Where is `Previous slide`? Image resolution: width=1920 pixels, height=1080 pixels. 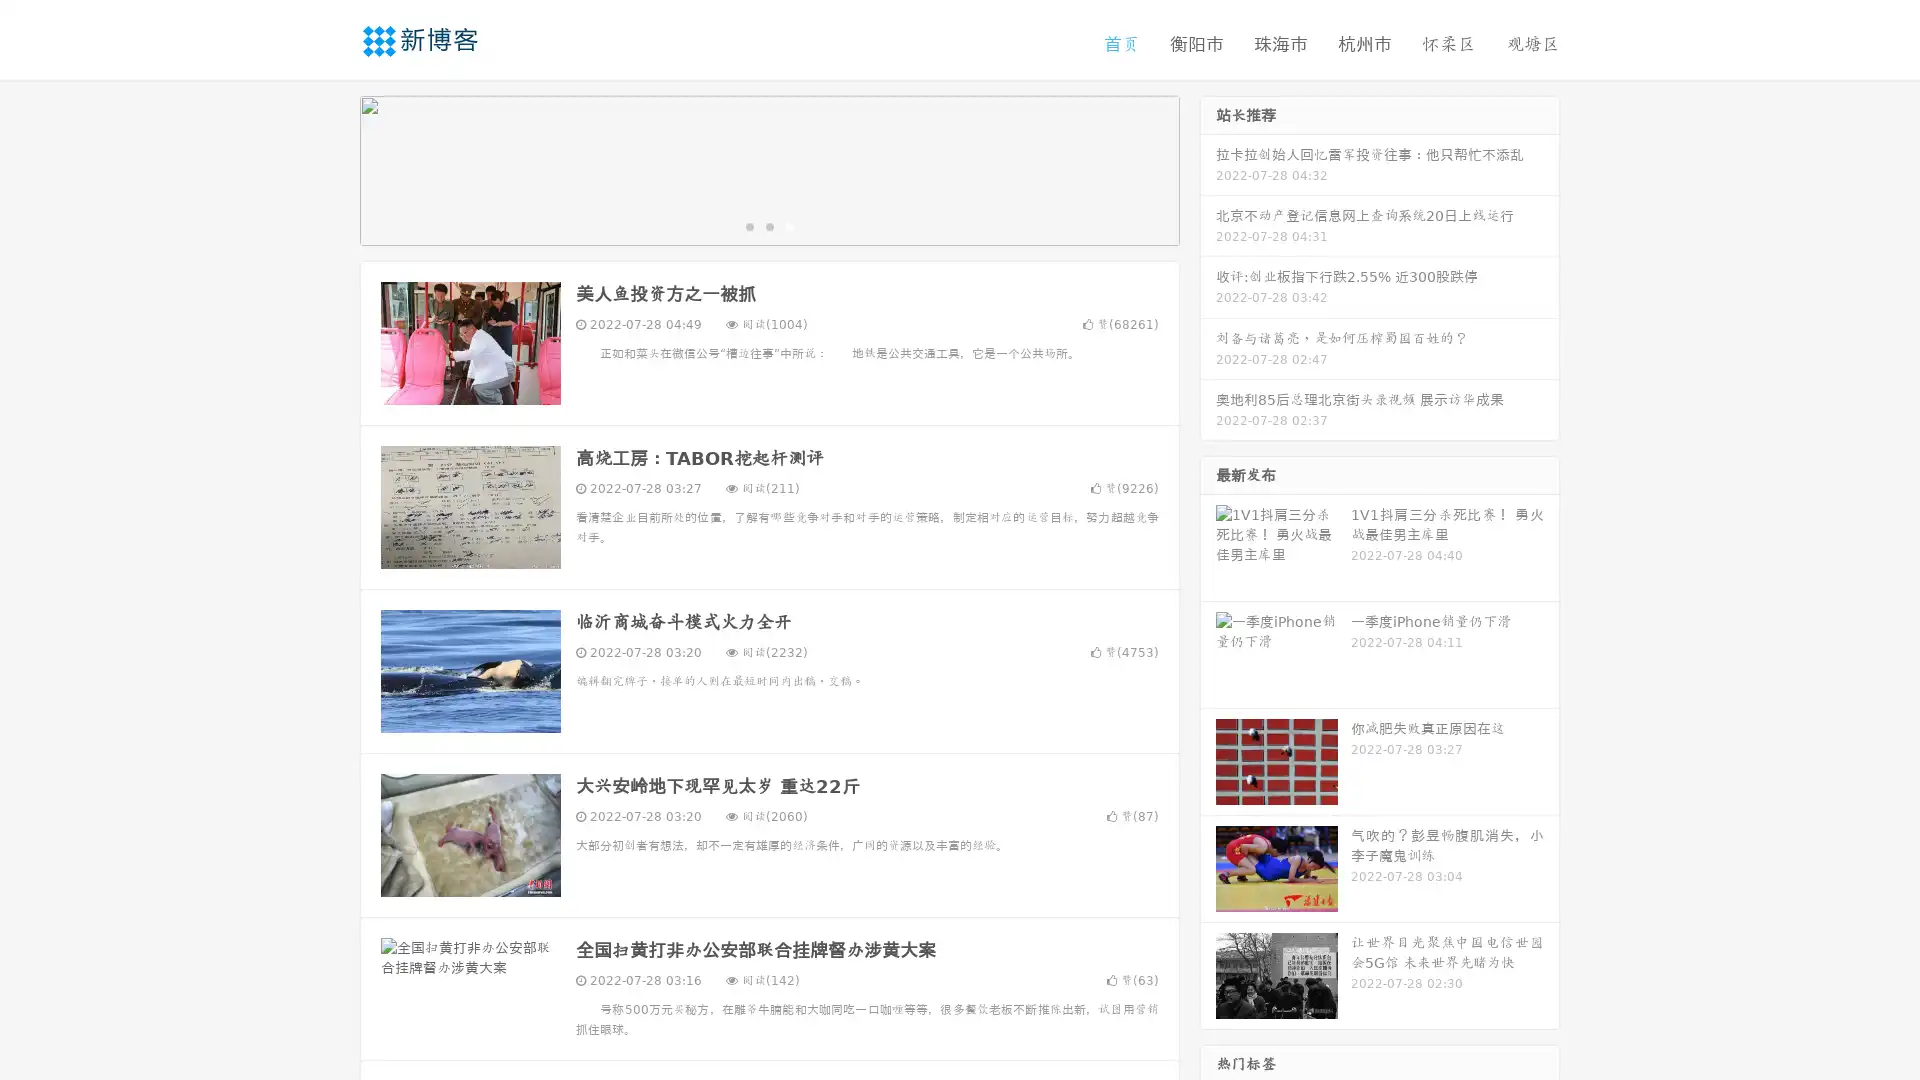
Previous slide is located at coordinates (330, 168).